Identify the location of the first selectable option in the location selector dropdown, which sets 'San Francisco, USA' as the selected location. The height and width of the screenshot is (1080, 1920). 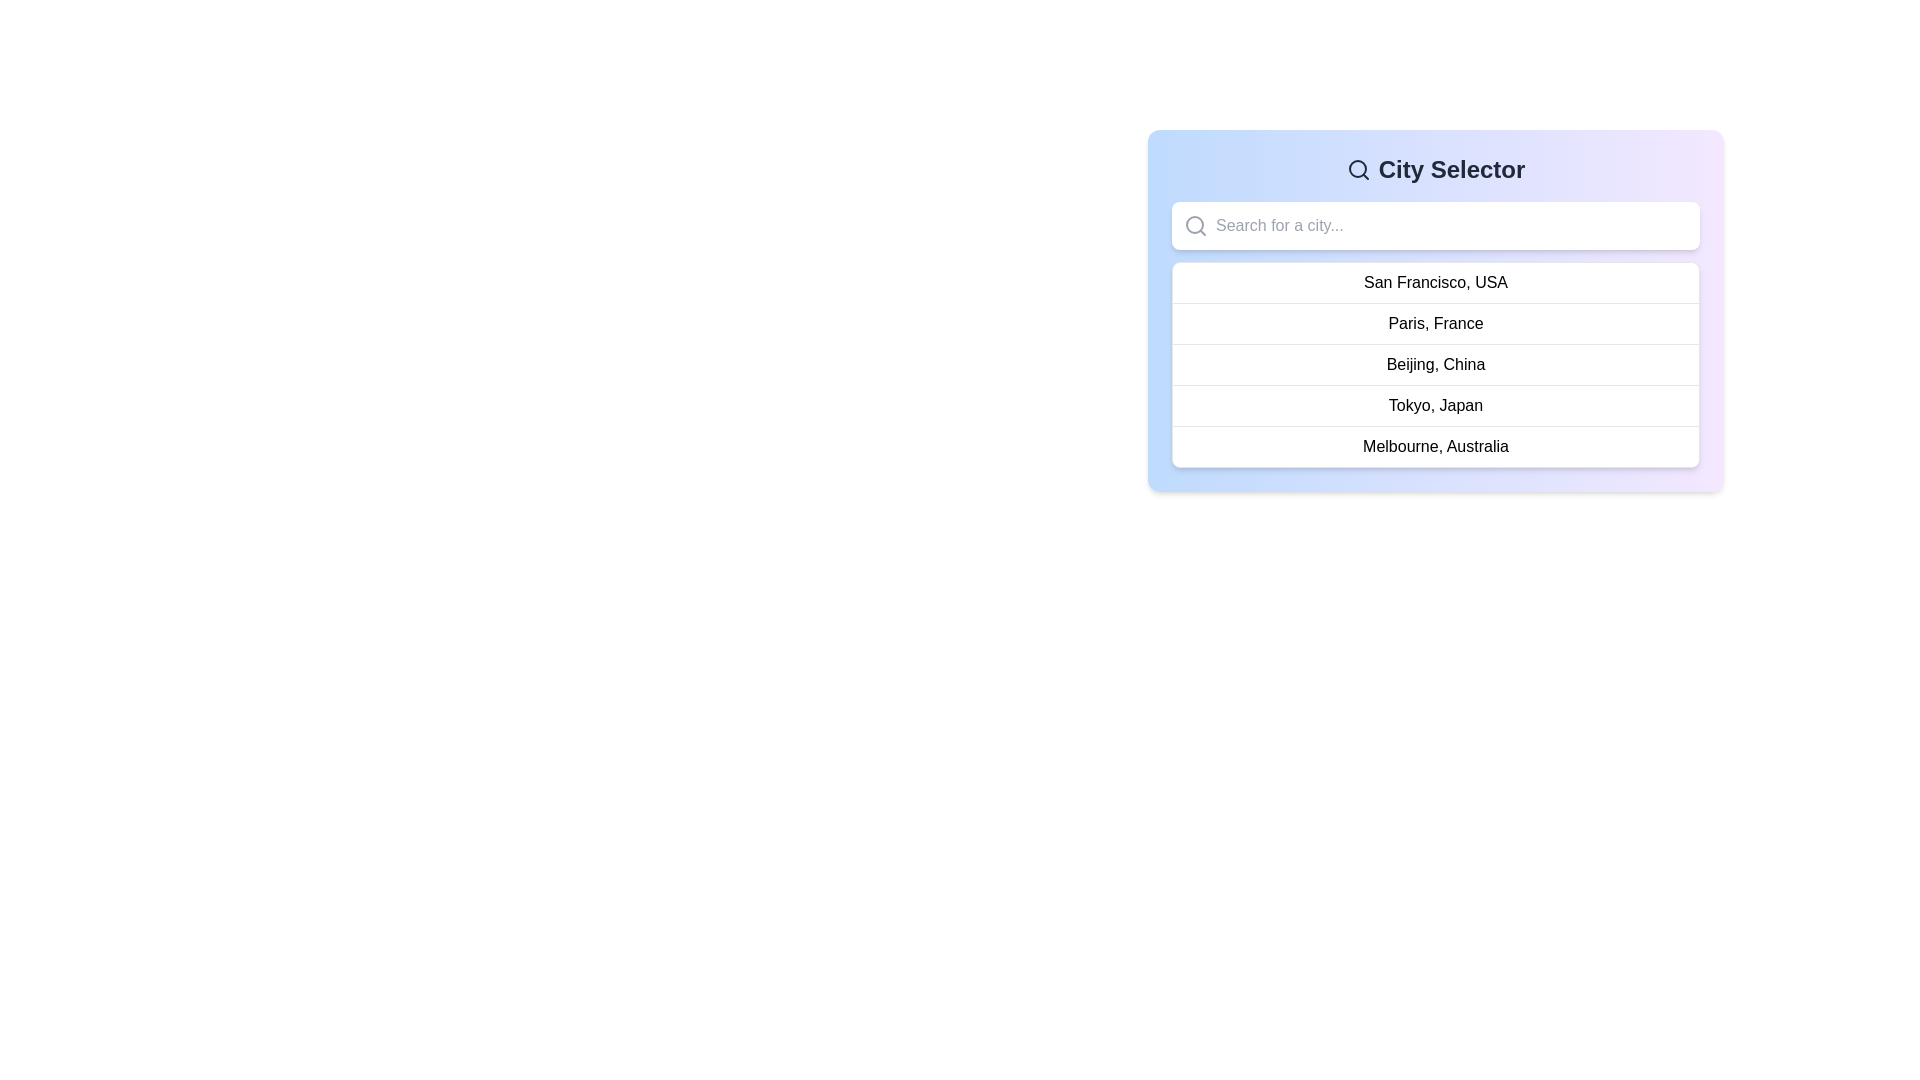
(1434, 282).